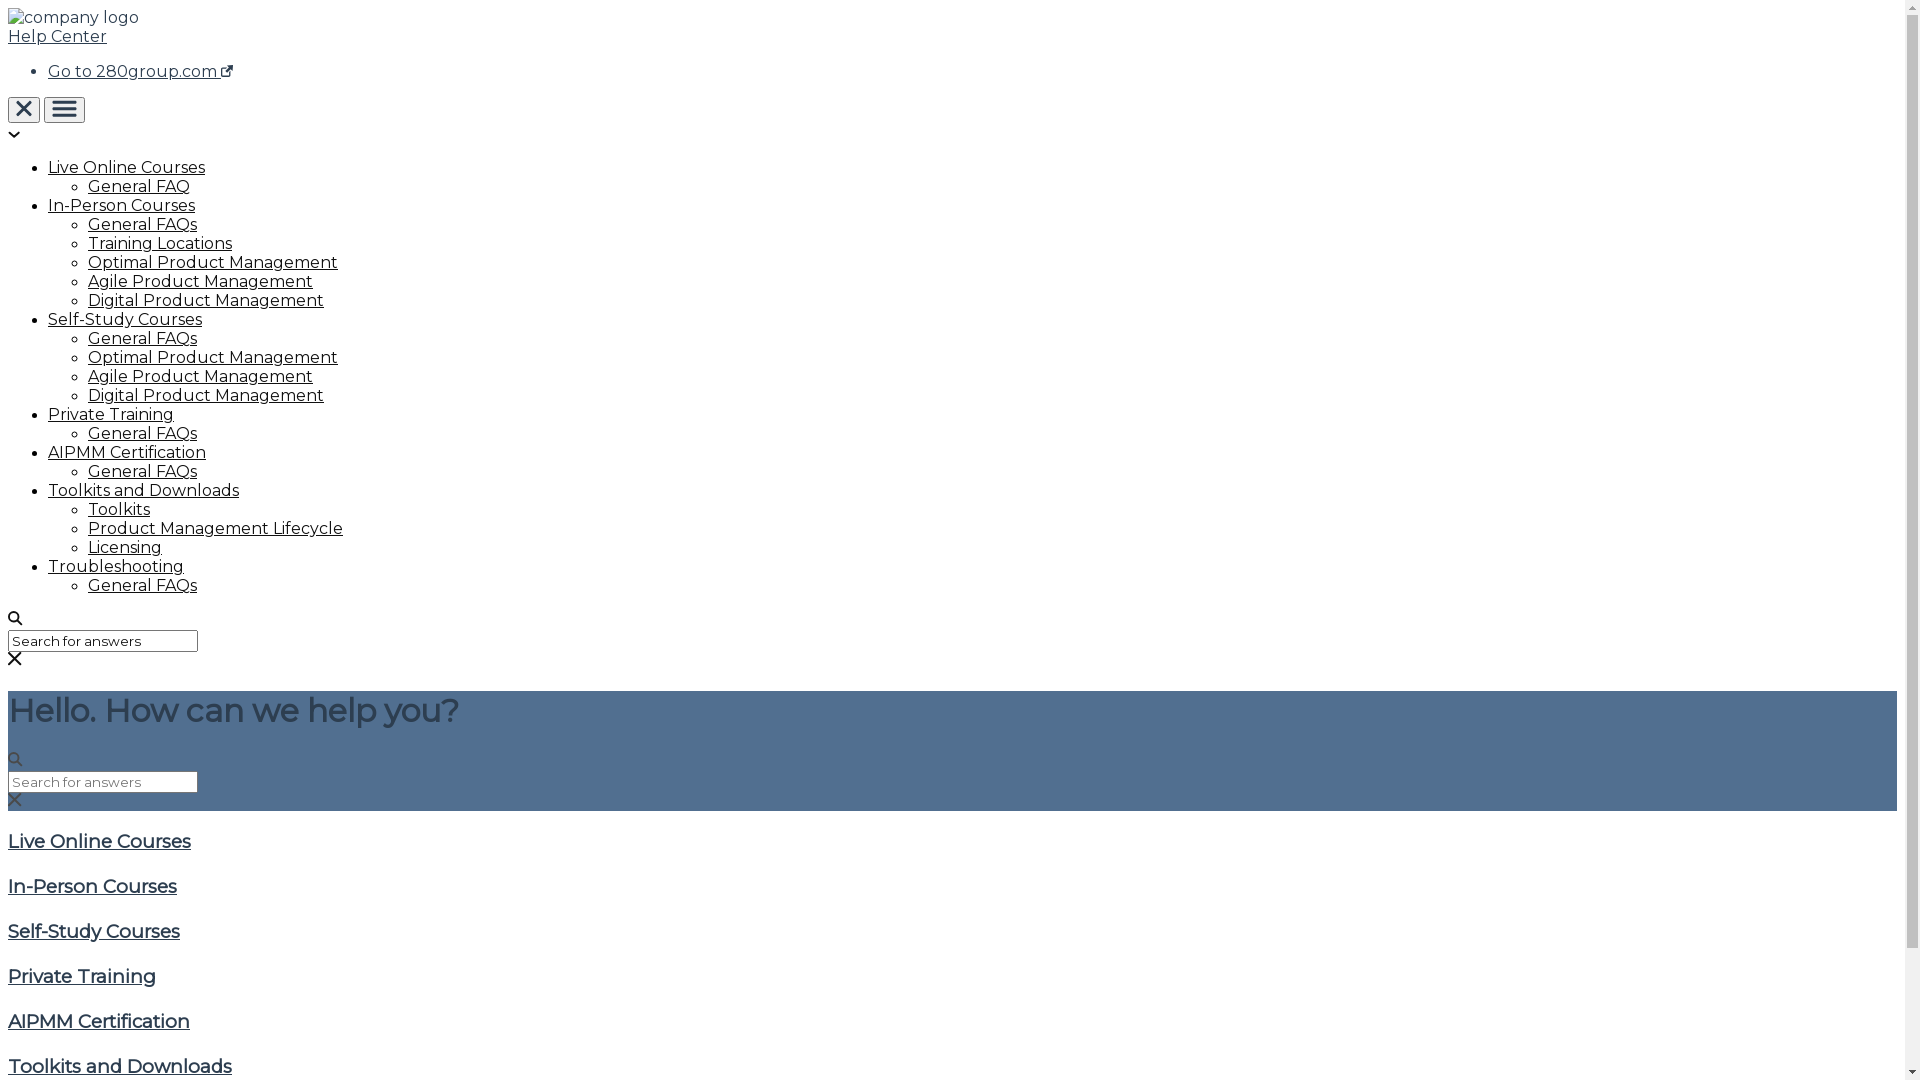  I want to click on 'Private Training', so click(8, 975).